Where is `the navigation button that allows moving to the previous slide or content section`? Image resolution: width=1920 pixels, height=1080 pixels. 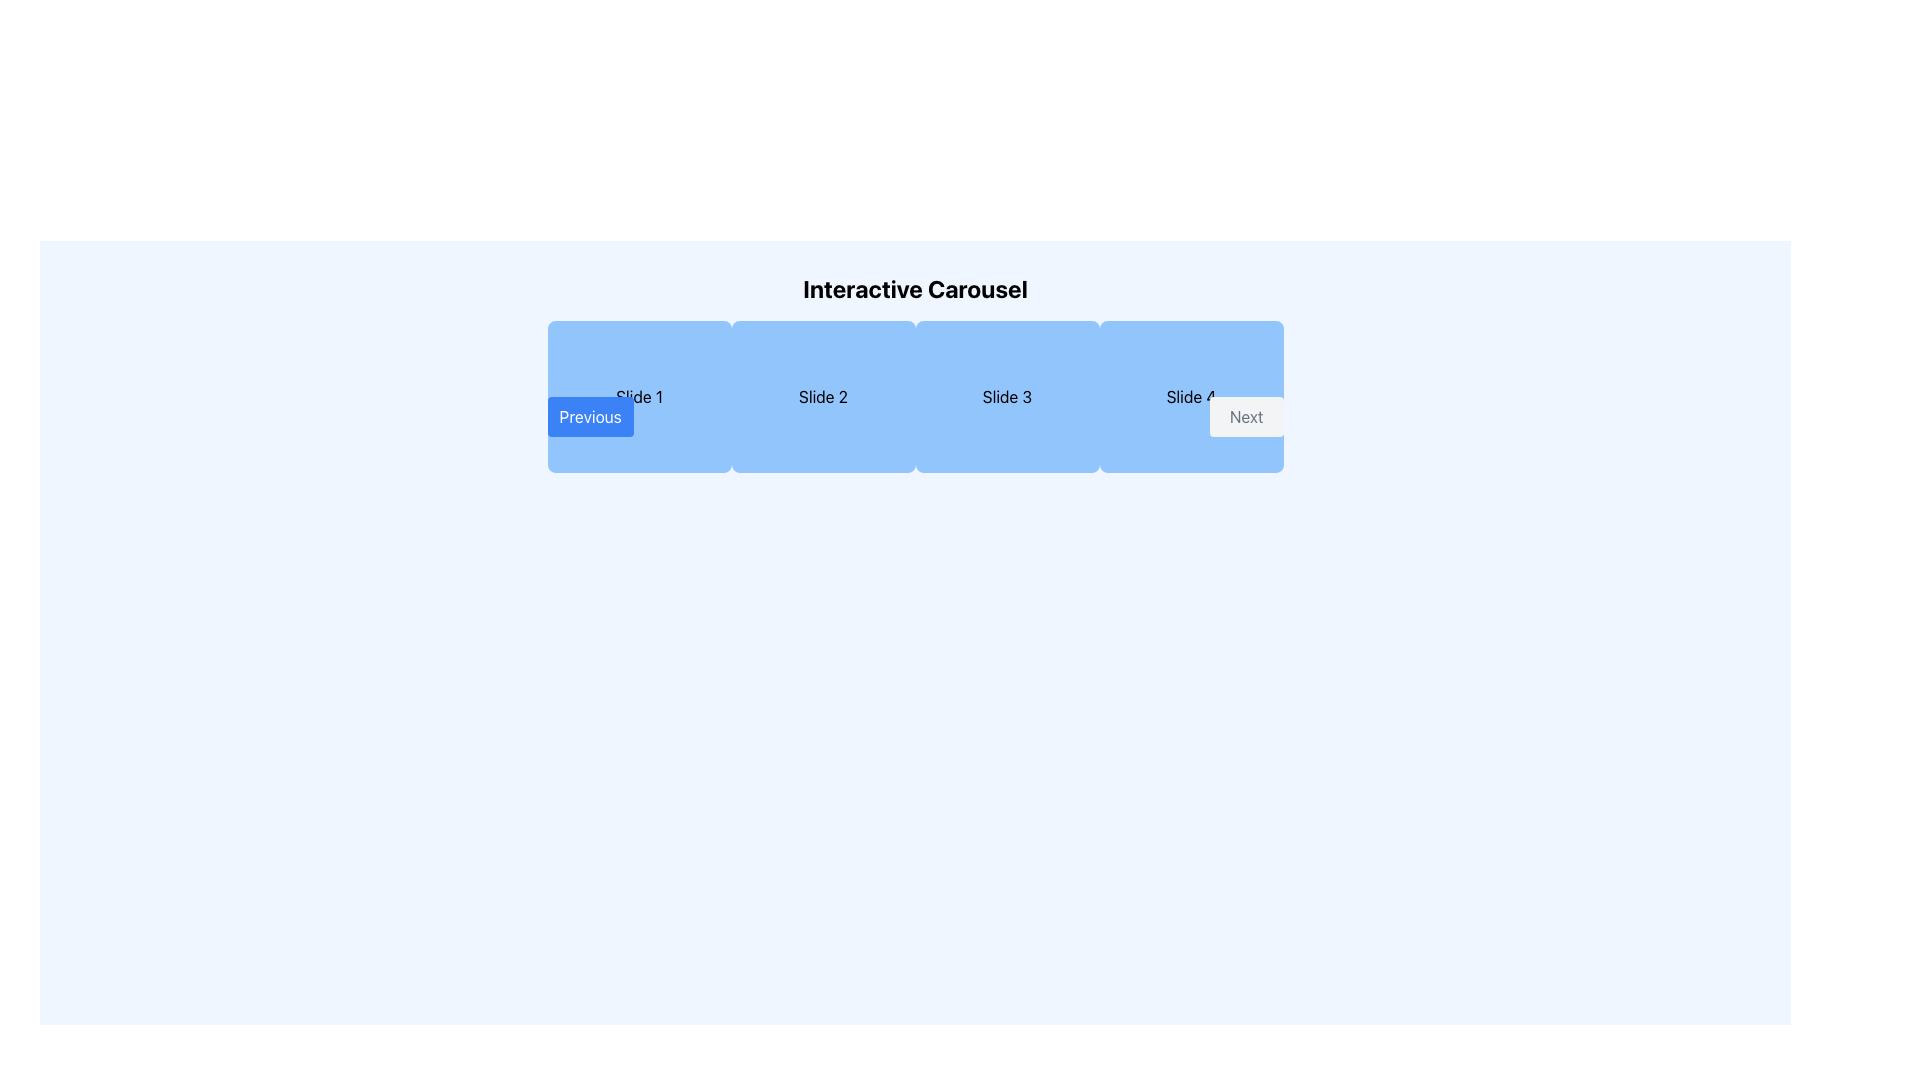 the navigation button that allows moving to the previous slide or content section is located at coordinates (589, 415).